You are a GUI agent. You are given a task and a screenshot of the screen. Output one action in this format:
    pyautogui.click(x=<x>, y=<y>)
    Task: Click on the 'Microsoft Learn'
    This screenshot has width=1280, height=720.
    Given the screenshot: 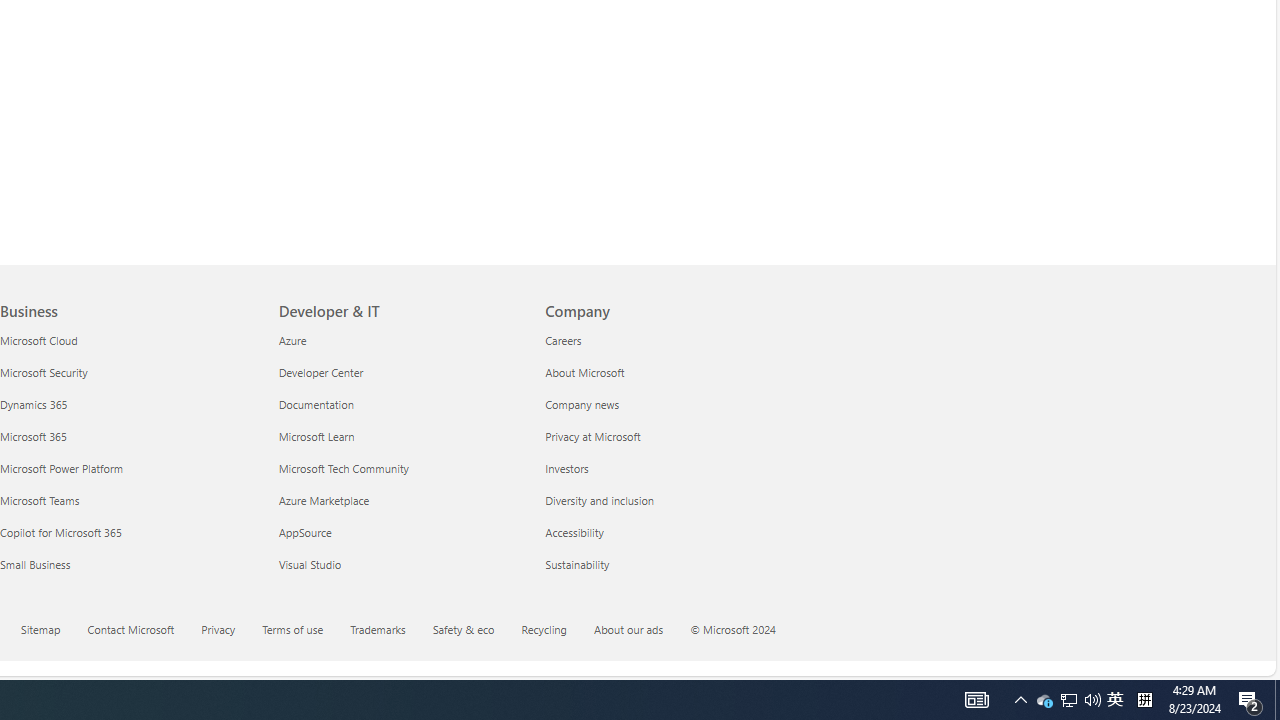 What is the action you would take?
    pyautogui.click(x=400, y=435)
    